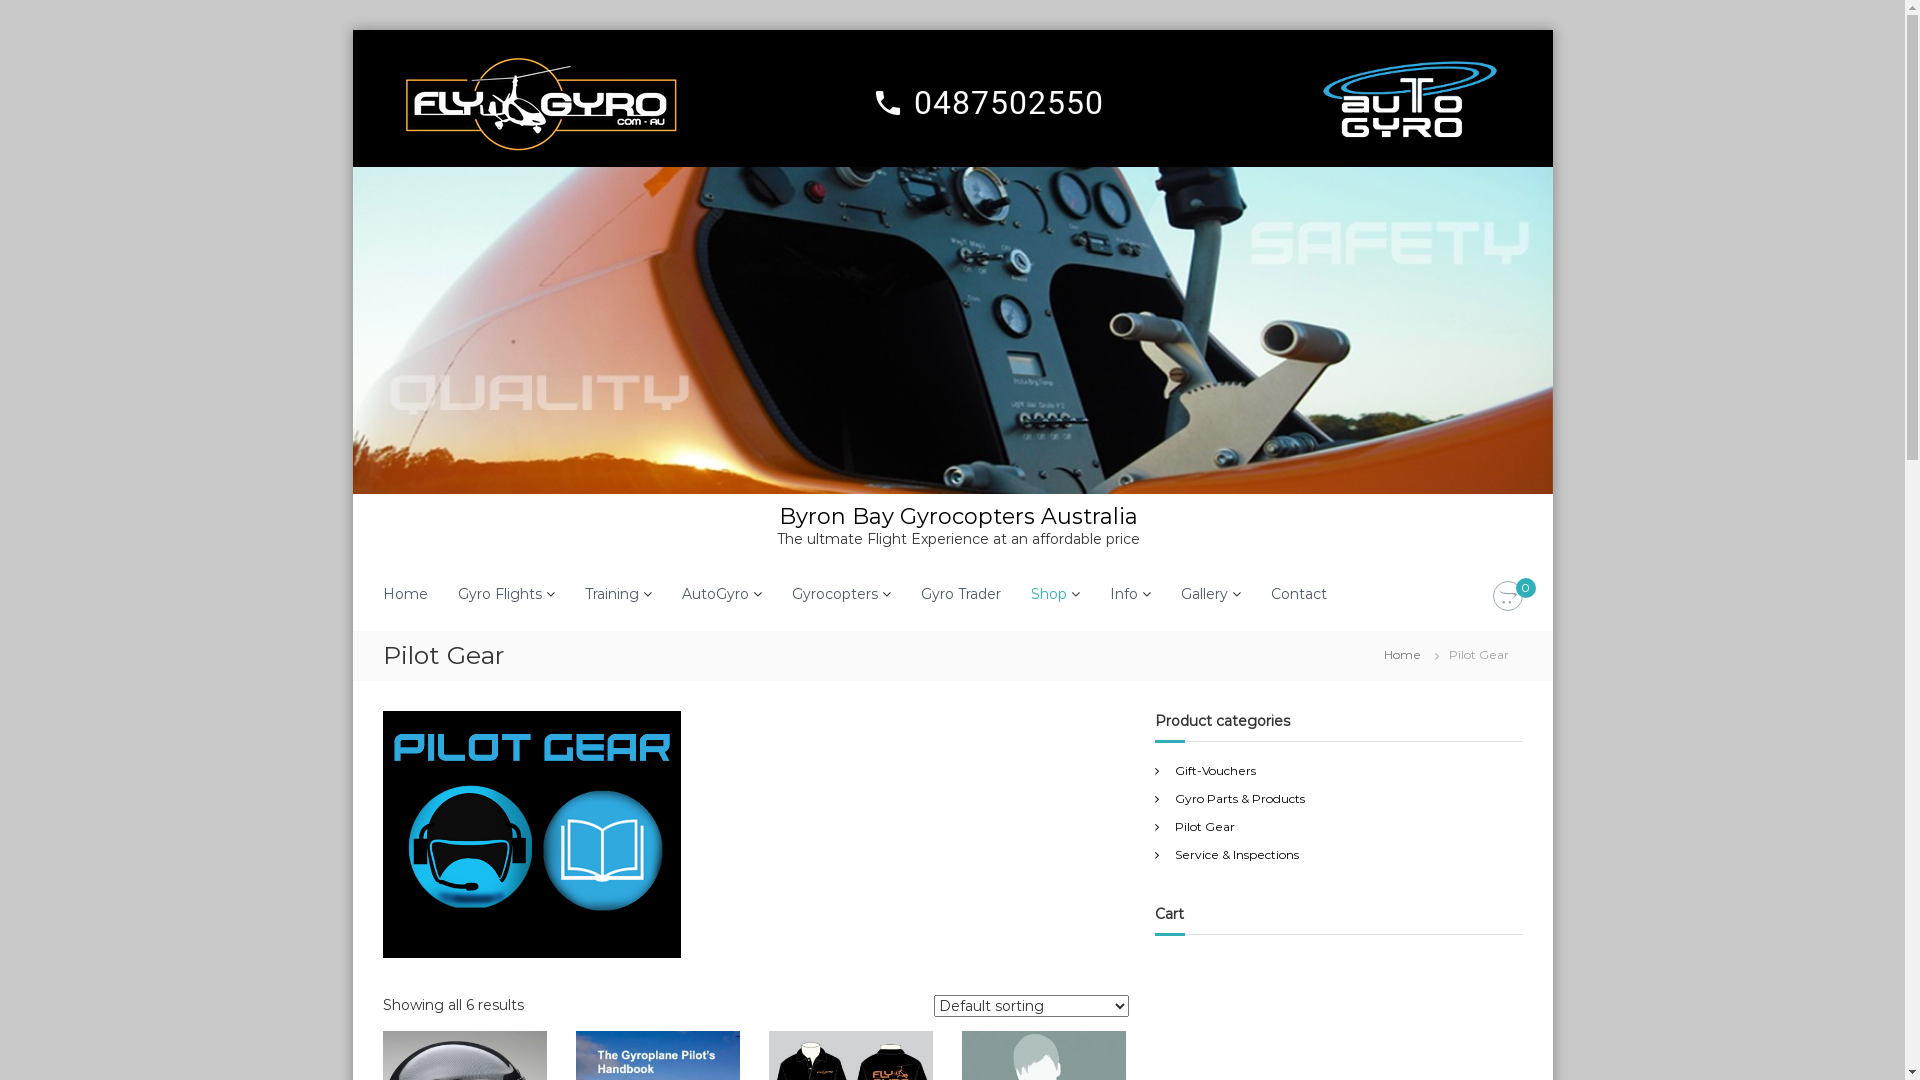 The width and height of the screenshot is (1920, 1080). I want to click on 'Gallery', so click(1180, 593).